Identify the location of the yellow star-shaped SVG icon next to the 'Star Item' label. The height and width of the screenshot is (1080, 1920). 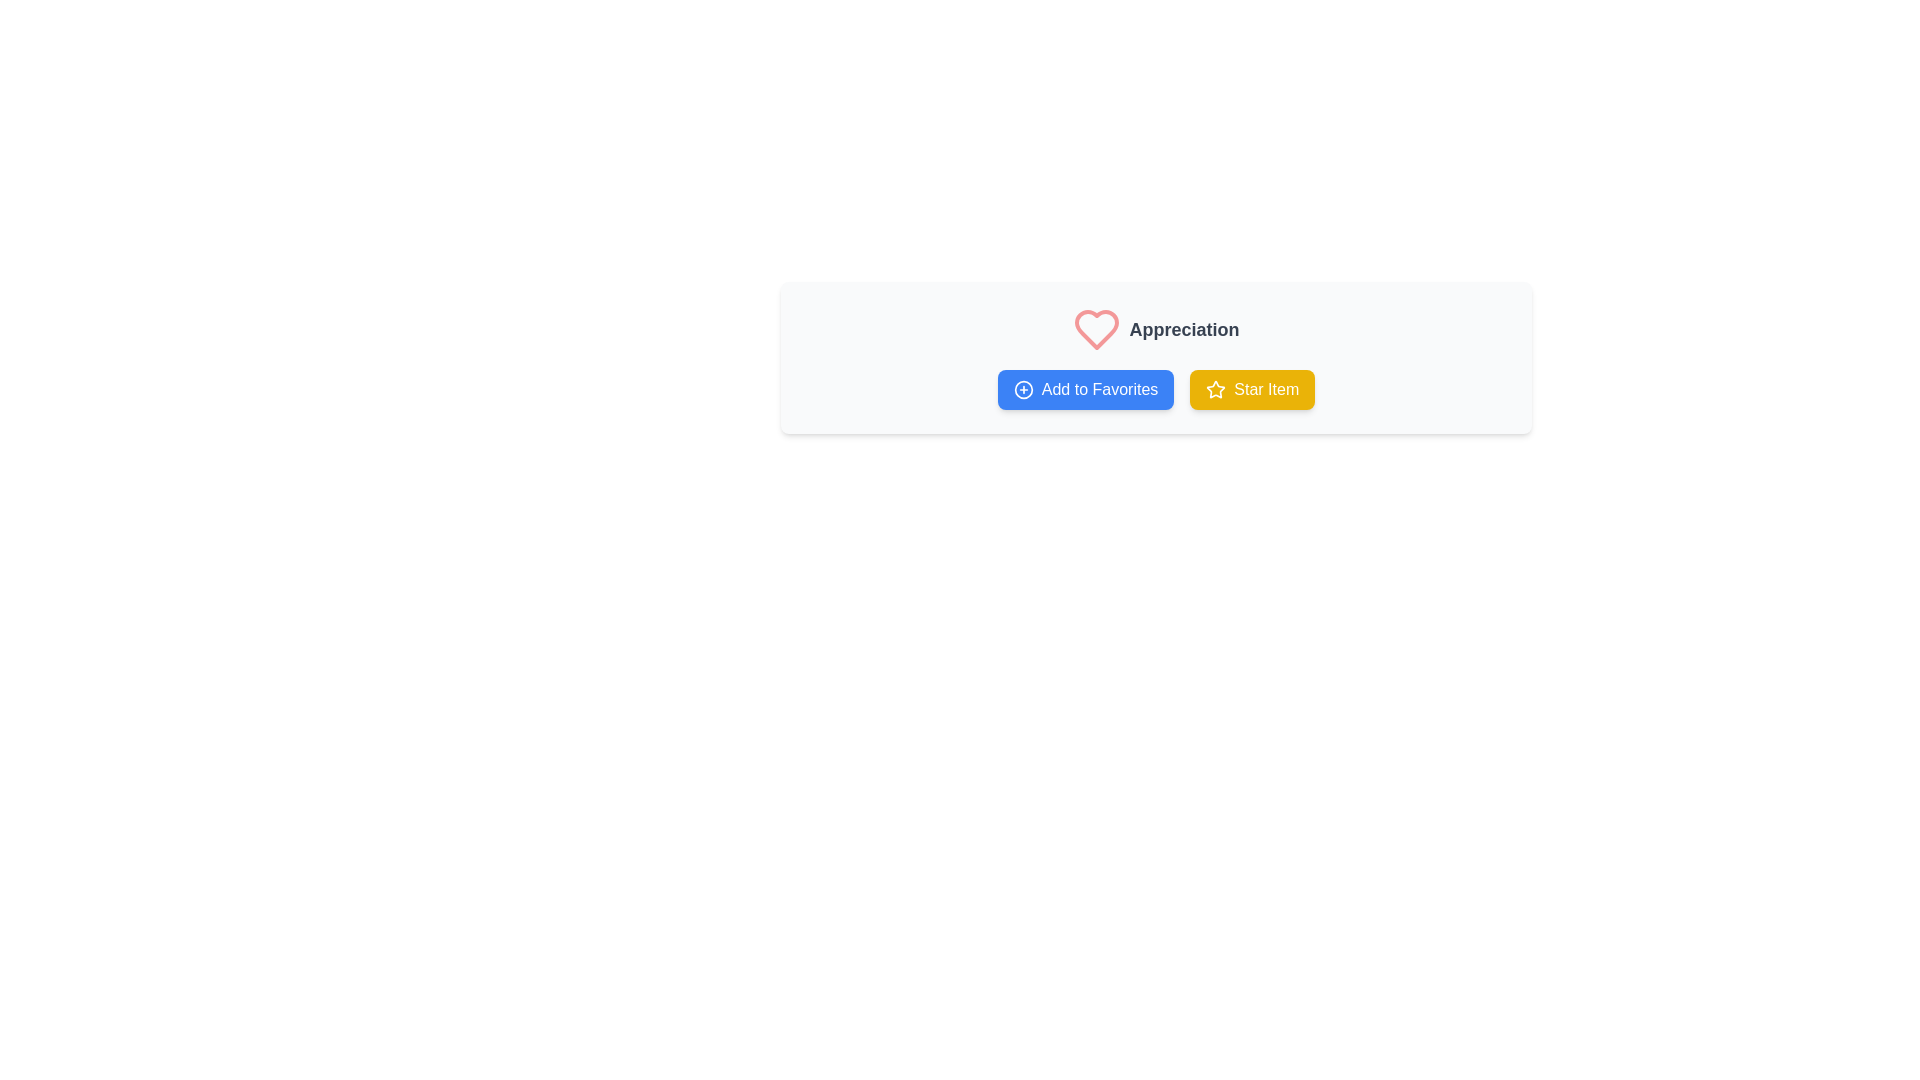
(1215, 389).